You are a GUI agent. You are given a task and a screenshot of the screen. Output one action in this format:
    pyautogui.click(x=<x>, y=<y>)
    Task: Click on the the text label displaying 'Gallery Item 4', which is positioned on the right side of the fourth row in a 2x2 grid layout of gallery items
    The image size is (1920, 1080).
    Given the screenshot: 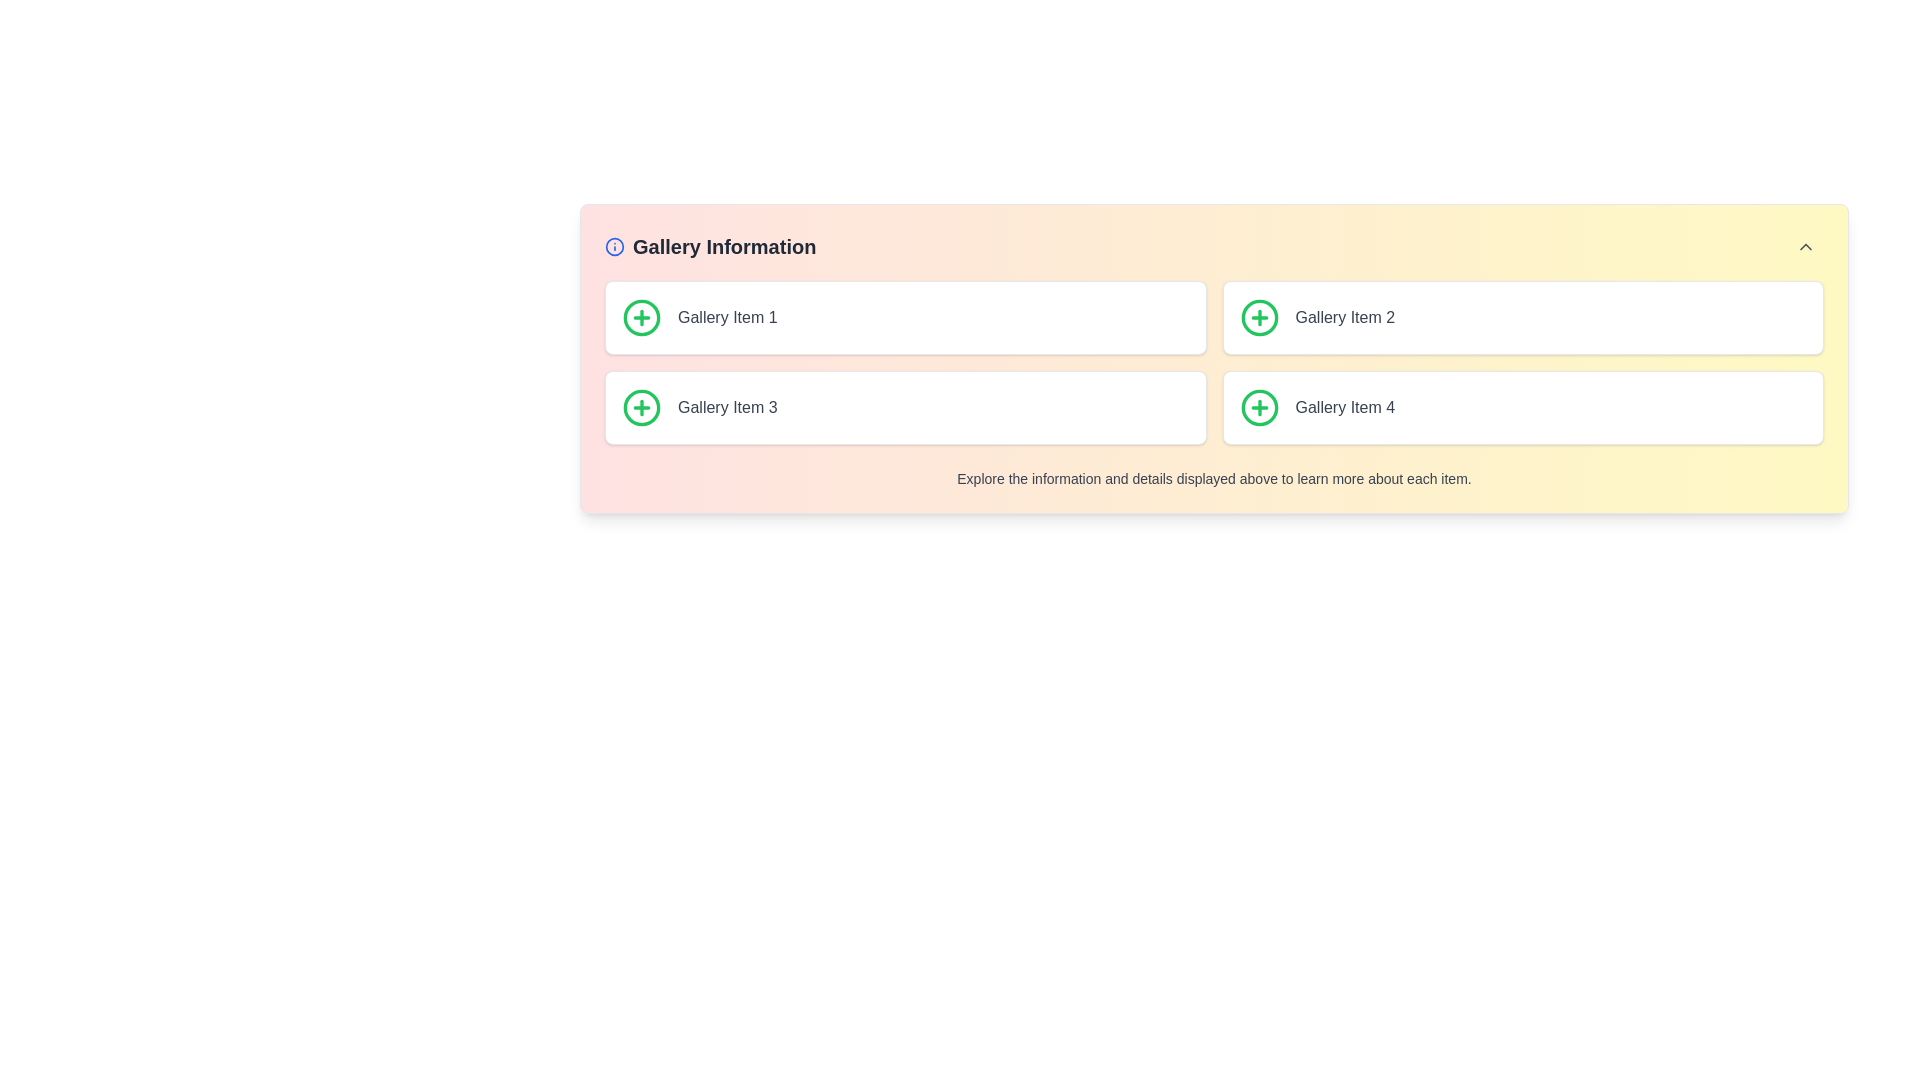 What is the action you would take?
    pyautogui.click(x=1345, y=407)
    